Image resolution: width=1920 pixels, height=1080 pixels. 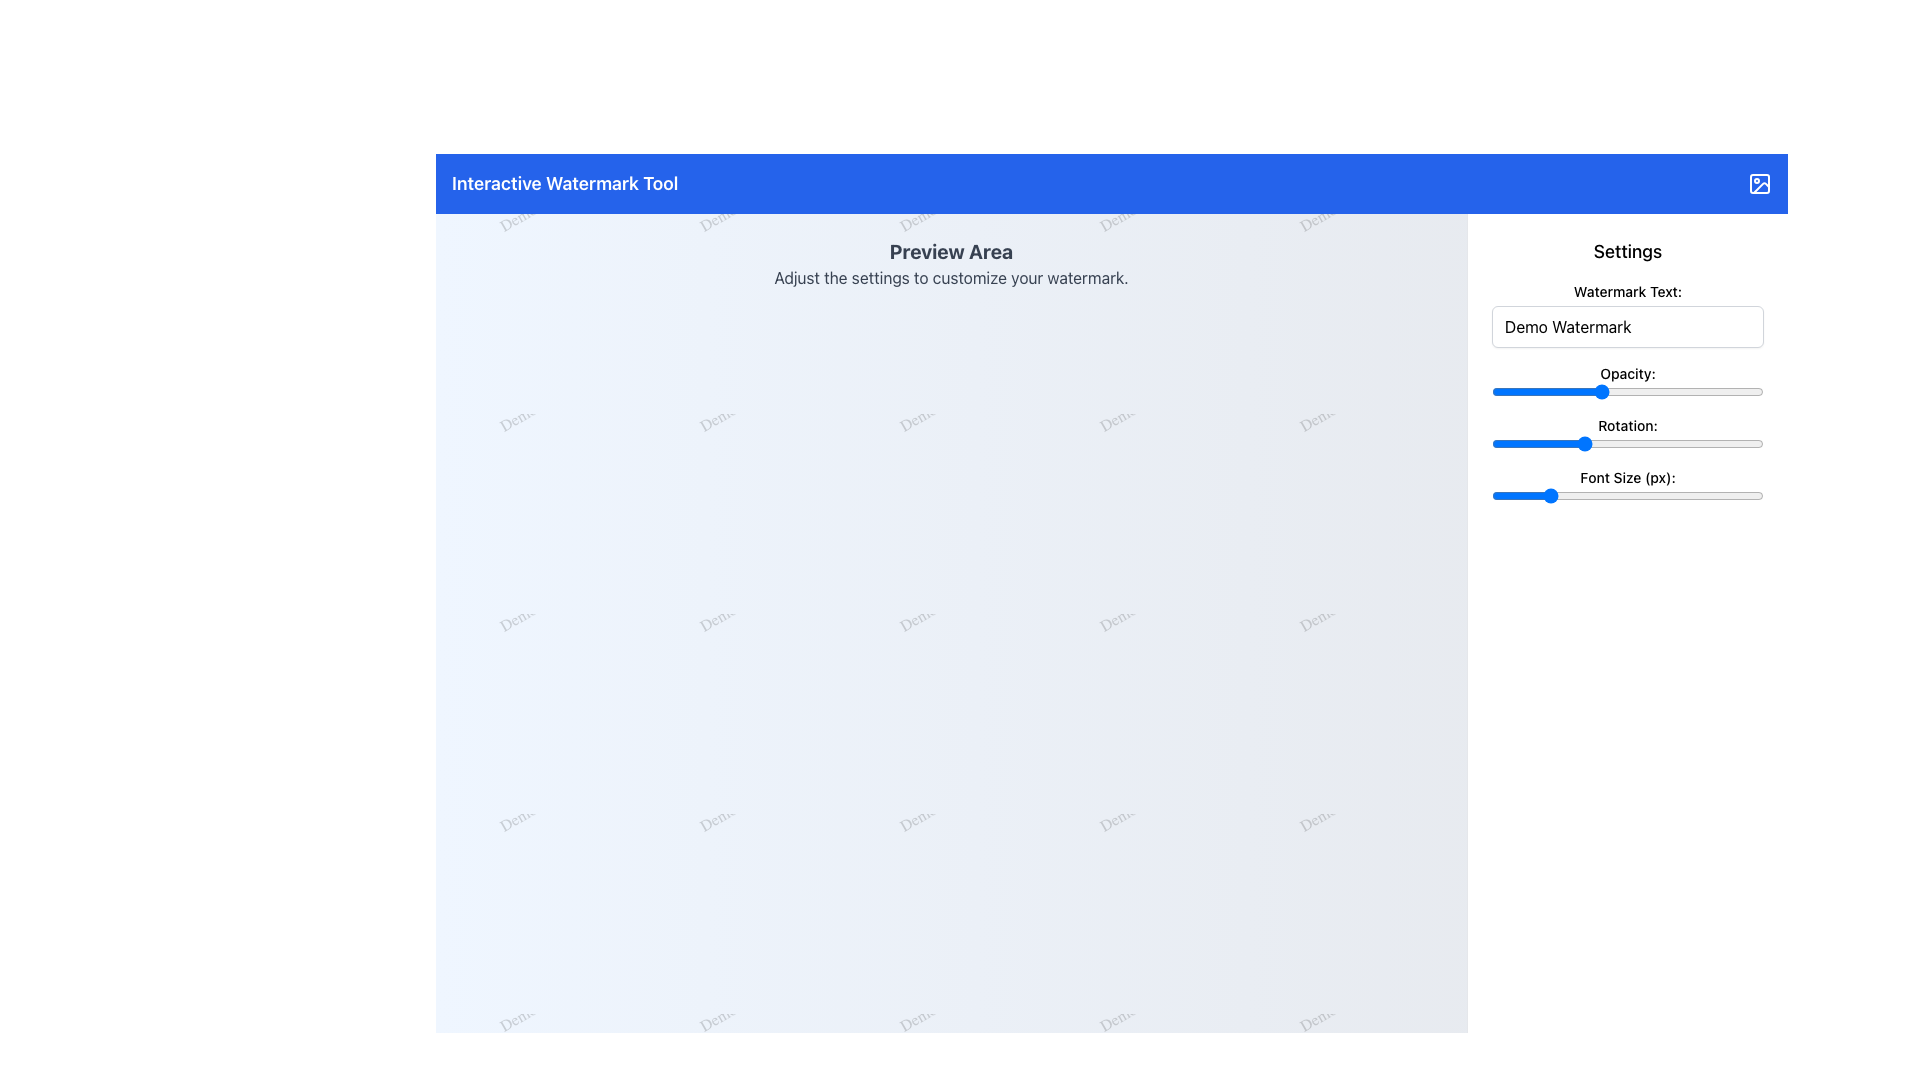 I want to click on font size, so click(x=1510, y=495).